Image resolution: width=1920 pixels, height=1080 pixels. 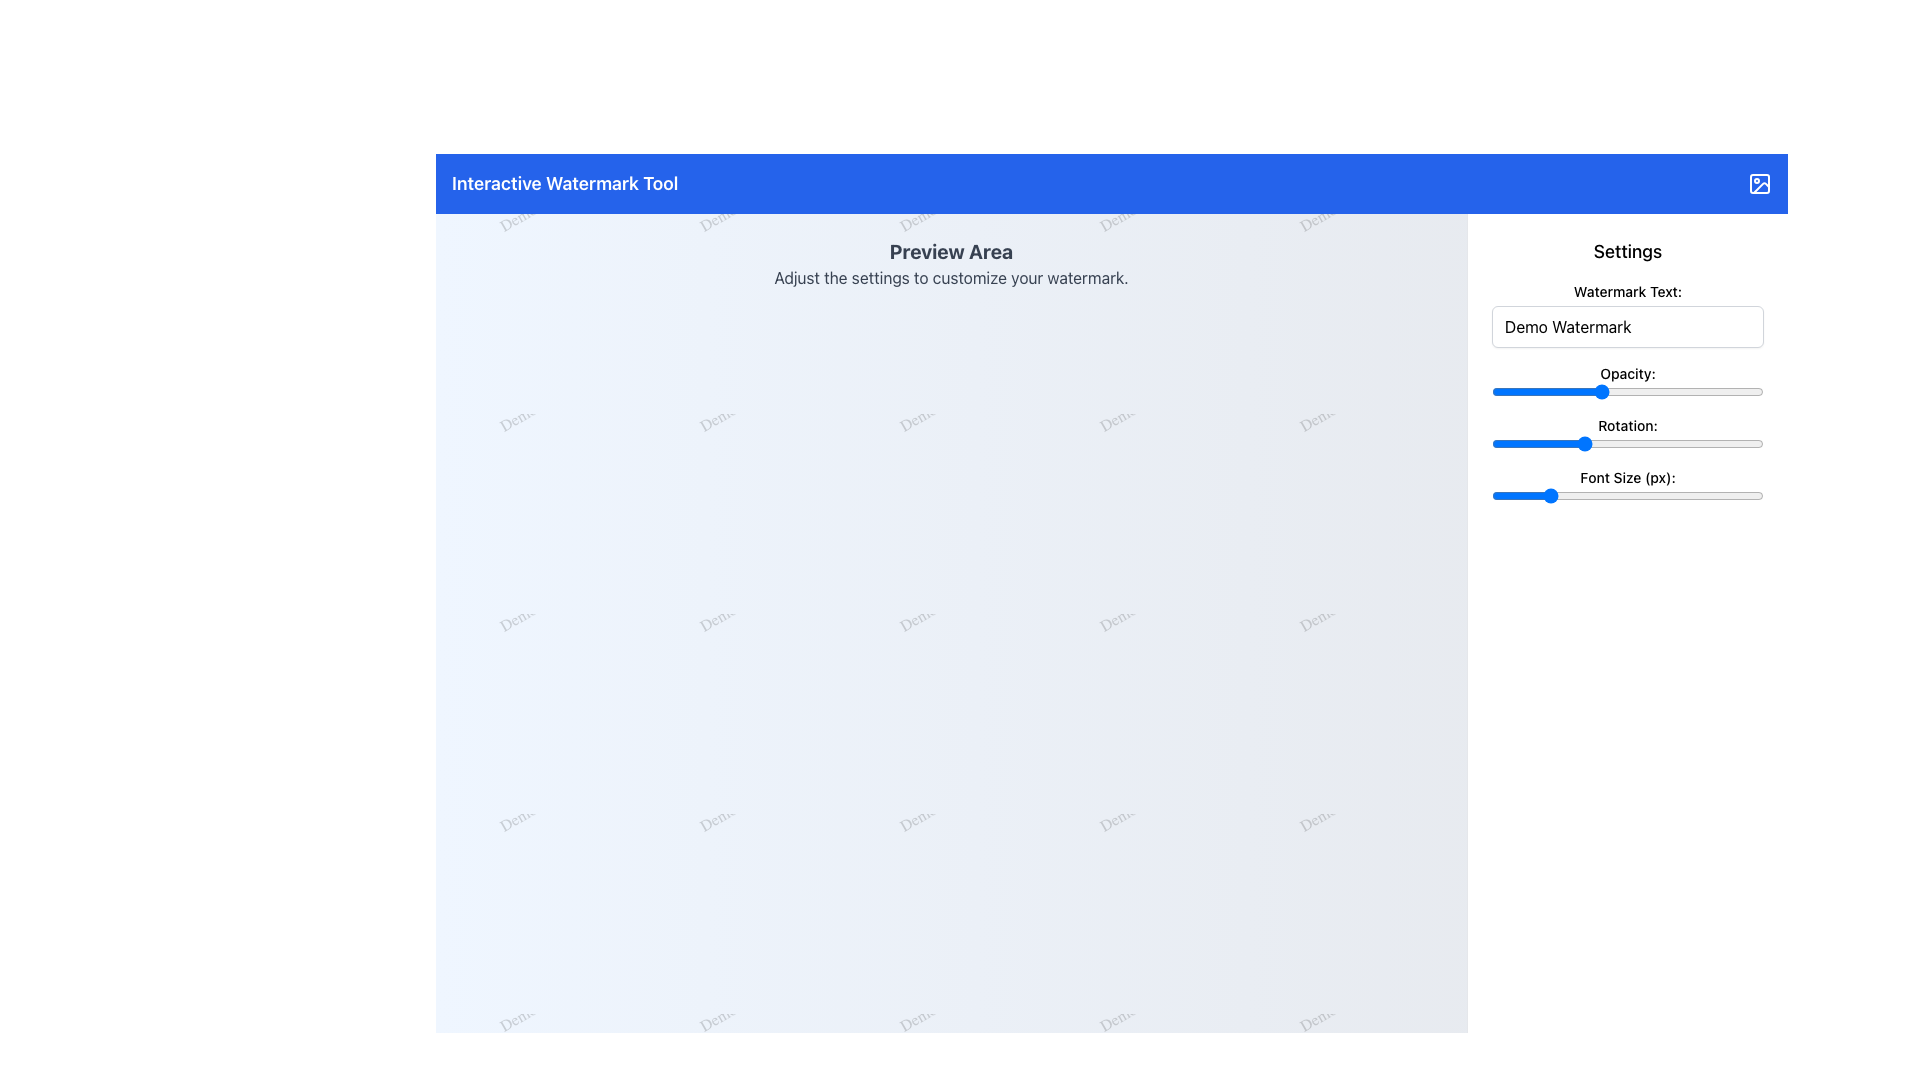 I want to click on font size, so click(x=1510, y=495).